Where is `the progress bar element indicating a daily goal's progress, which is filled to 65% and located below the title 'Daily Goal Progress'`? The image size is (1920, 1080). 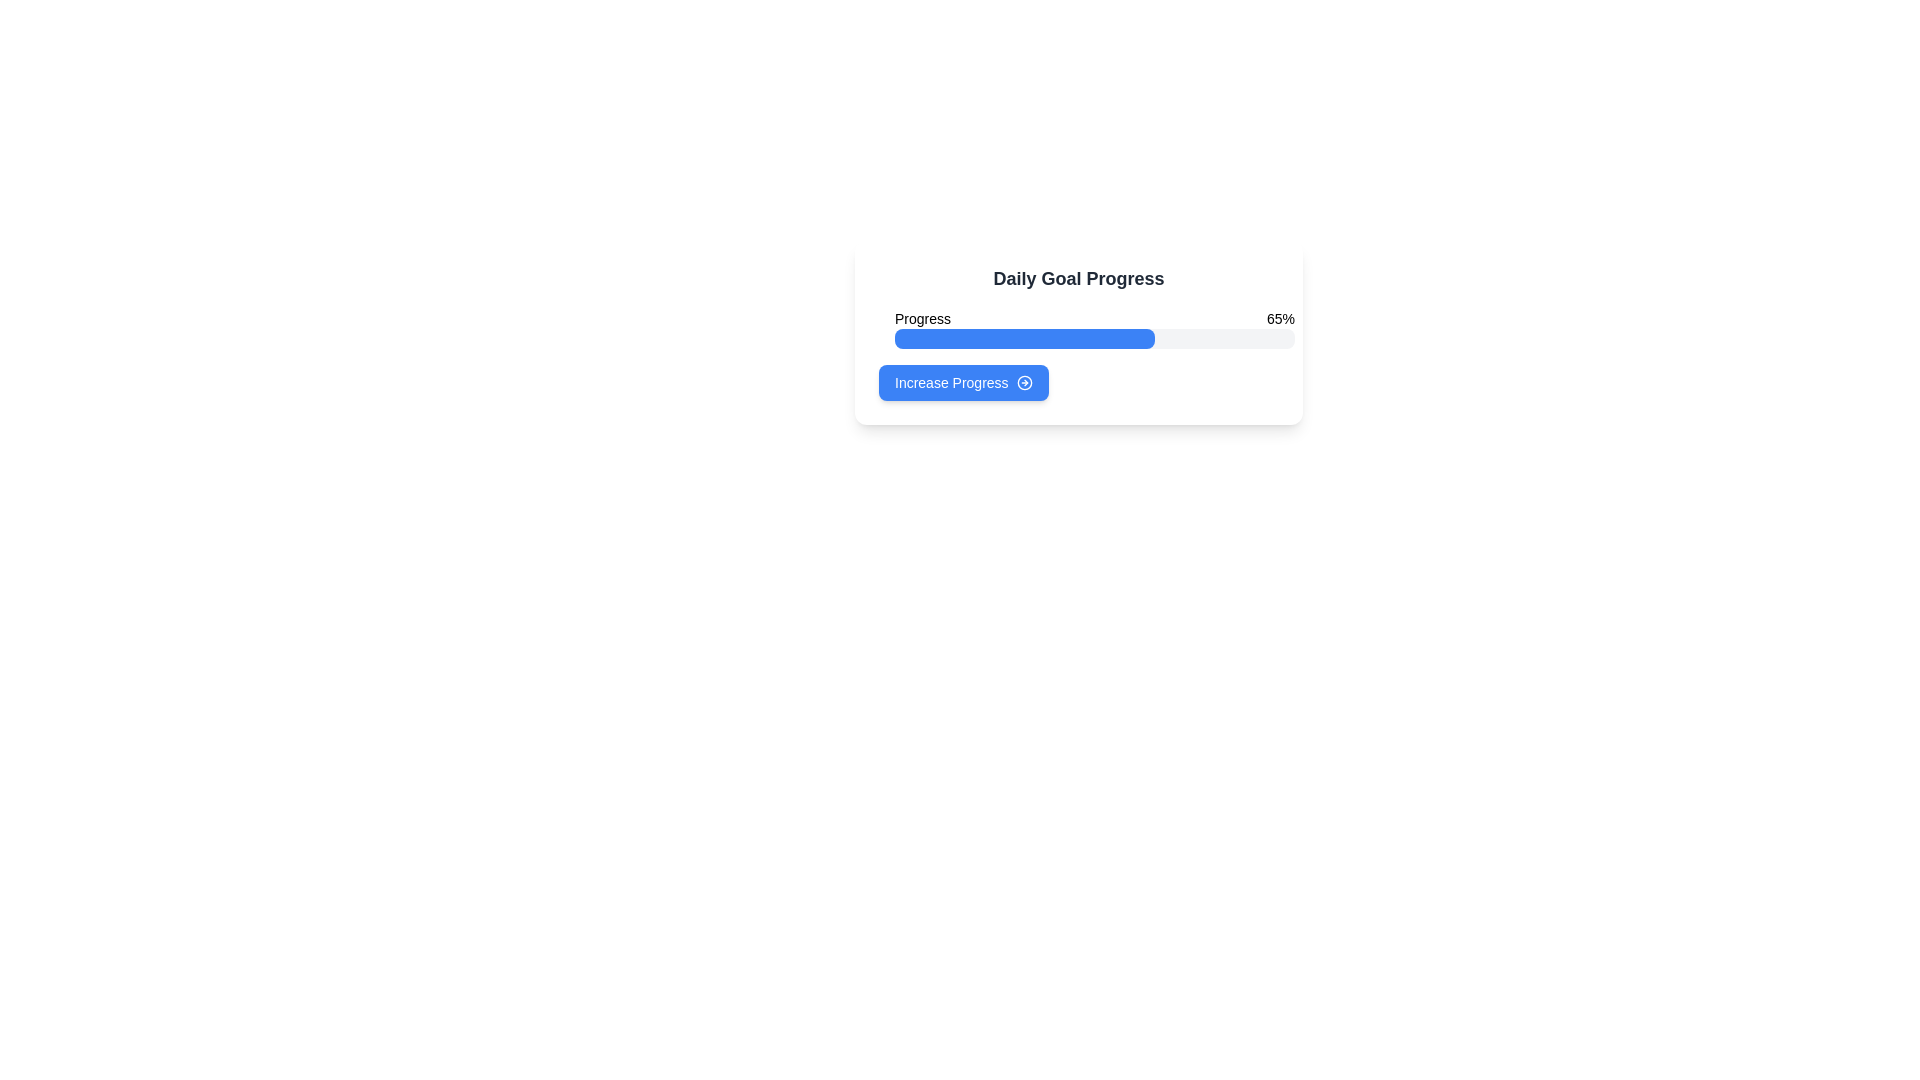
the progress bar element indicating a daily goal's progress, which is filled to 65% and located below the title 'Daily Goal Progress' is located at coordinates (1078, 331).